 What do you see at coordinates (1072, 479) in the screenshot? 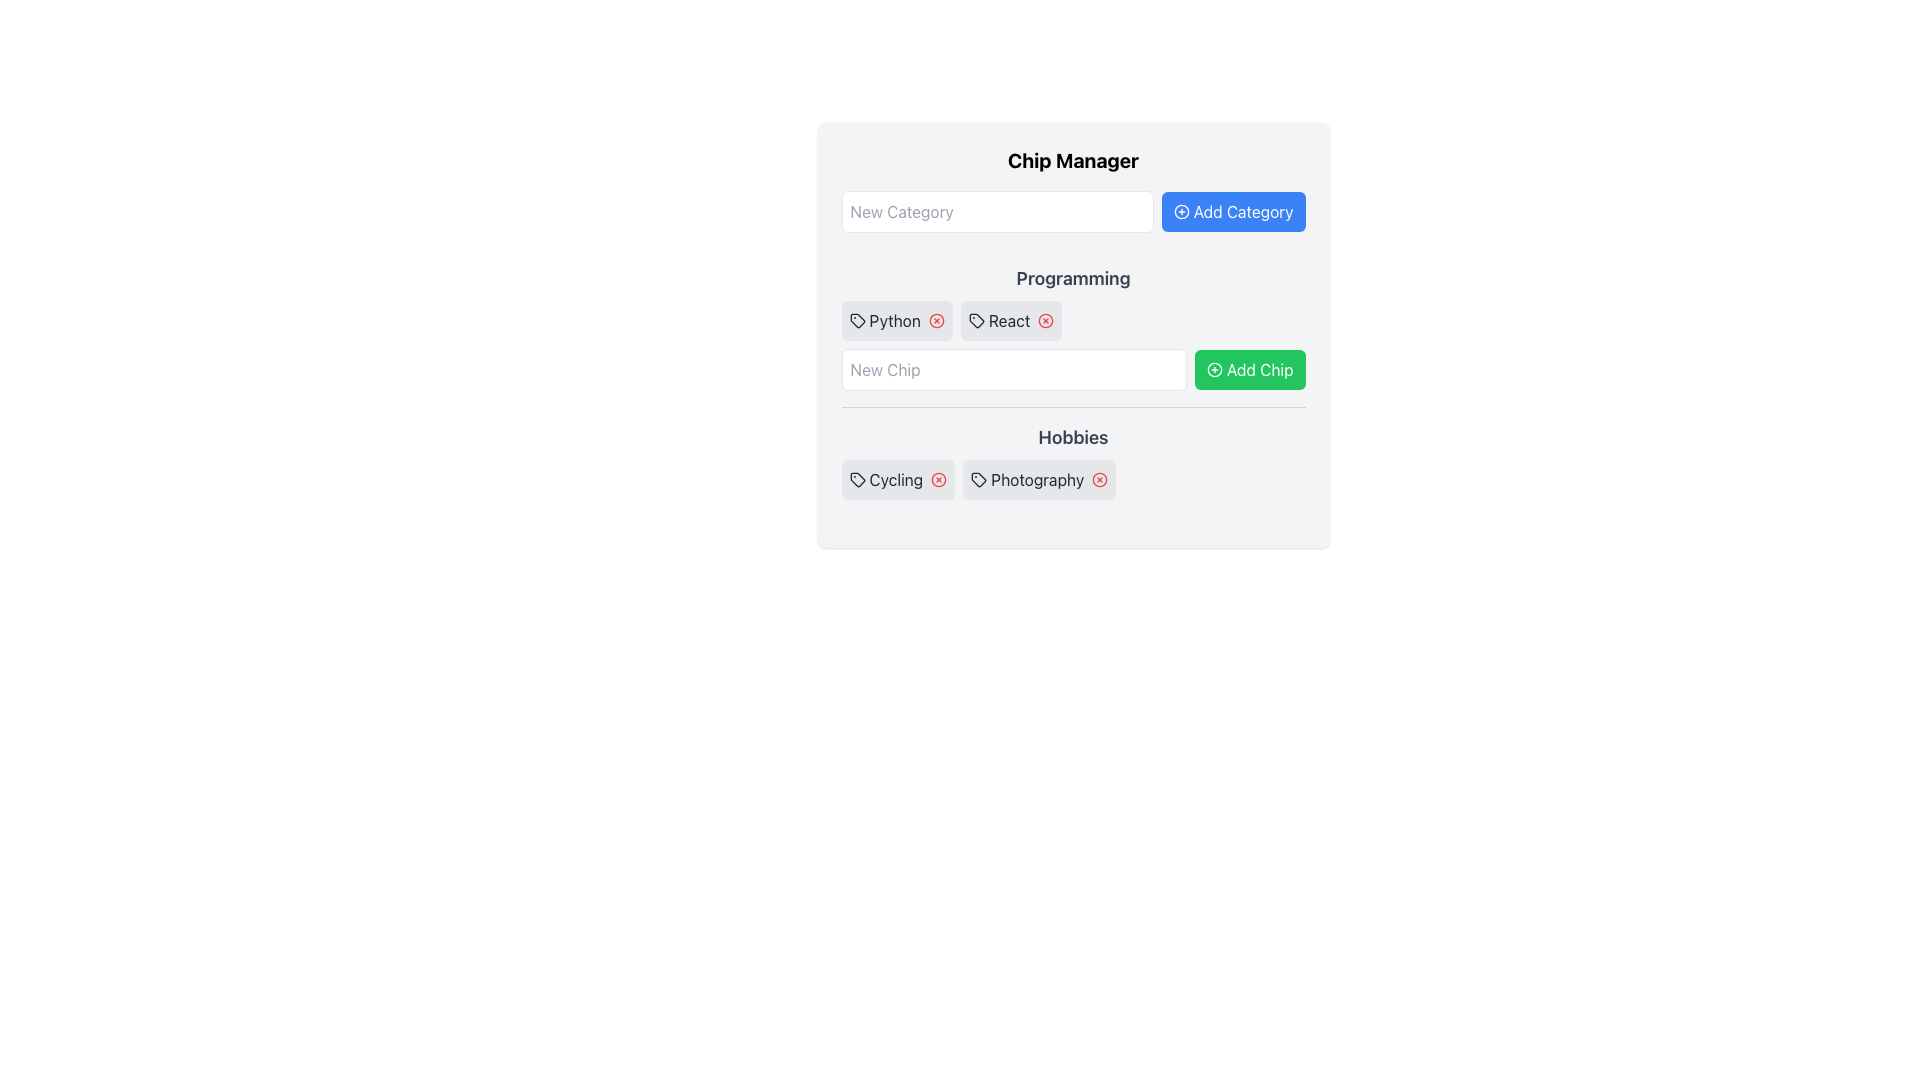
I see `the close (X) icon in the Tag Group located in the Hobbies section` at bounding box center [1072, 479].